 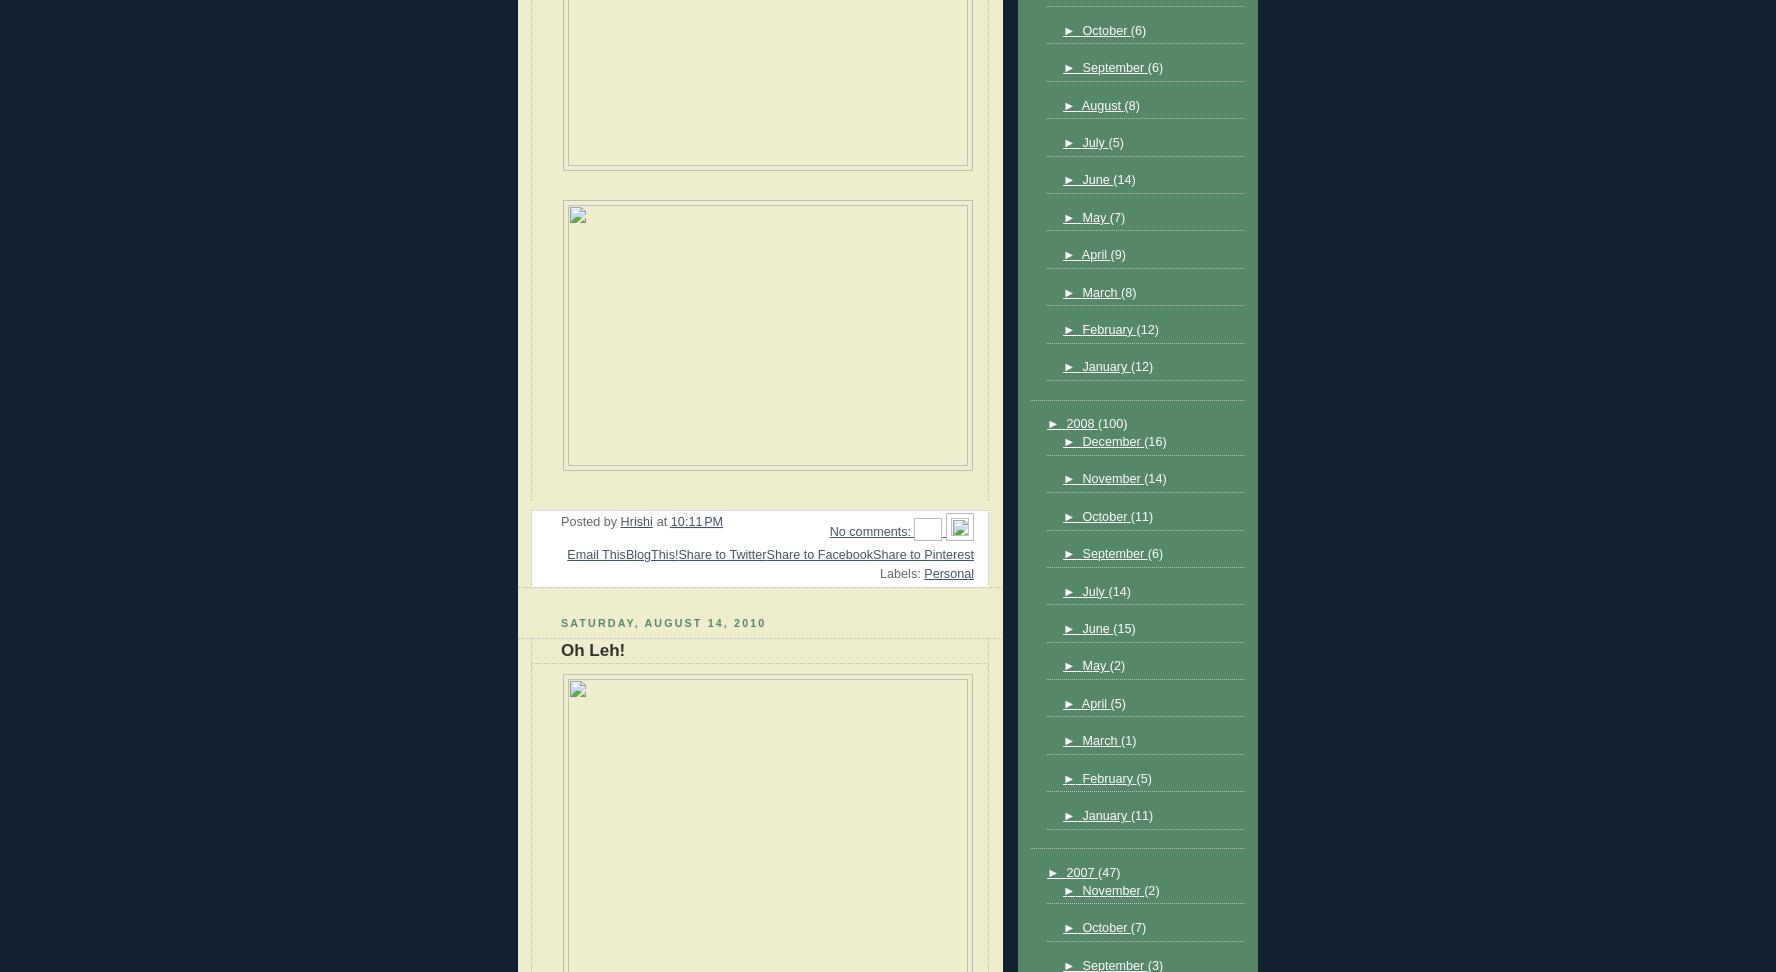 What do you see at coordinates (721, 553) in the screenshot?
I see `'Share to Twitter'` at bounding box center [721, 553].